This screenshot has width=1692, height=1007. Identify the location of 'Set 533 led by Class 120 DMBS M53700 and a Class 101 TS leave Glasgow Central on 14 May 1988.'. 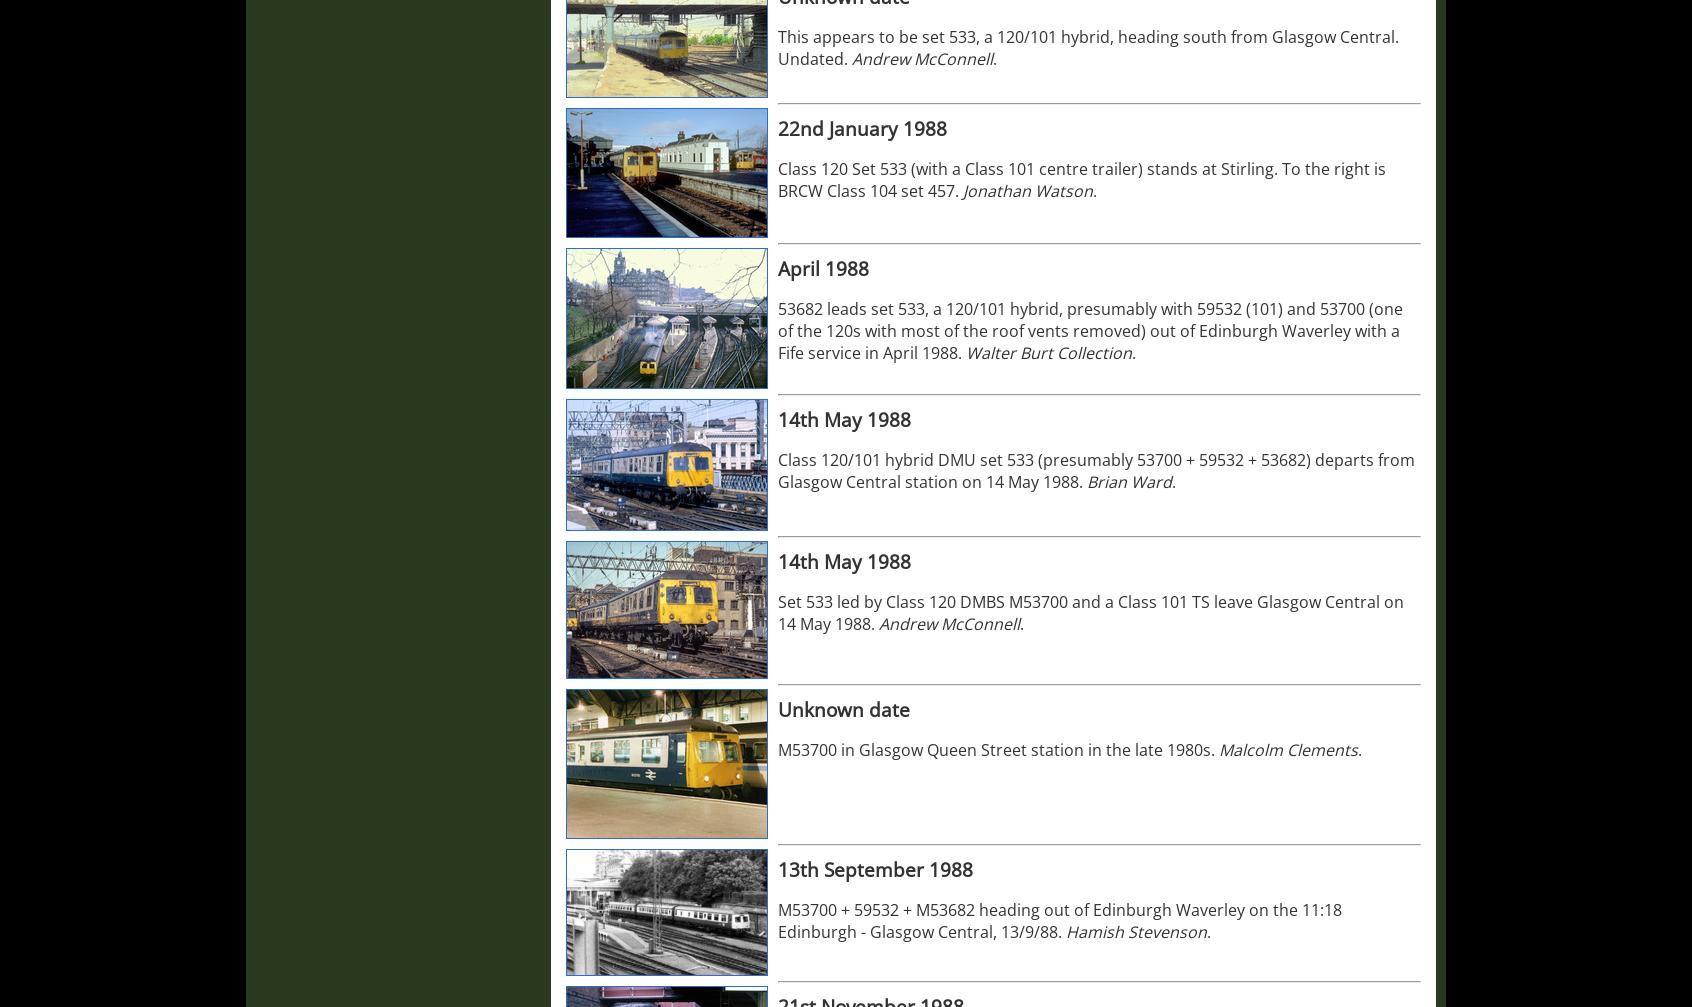
(1091, 611).